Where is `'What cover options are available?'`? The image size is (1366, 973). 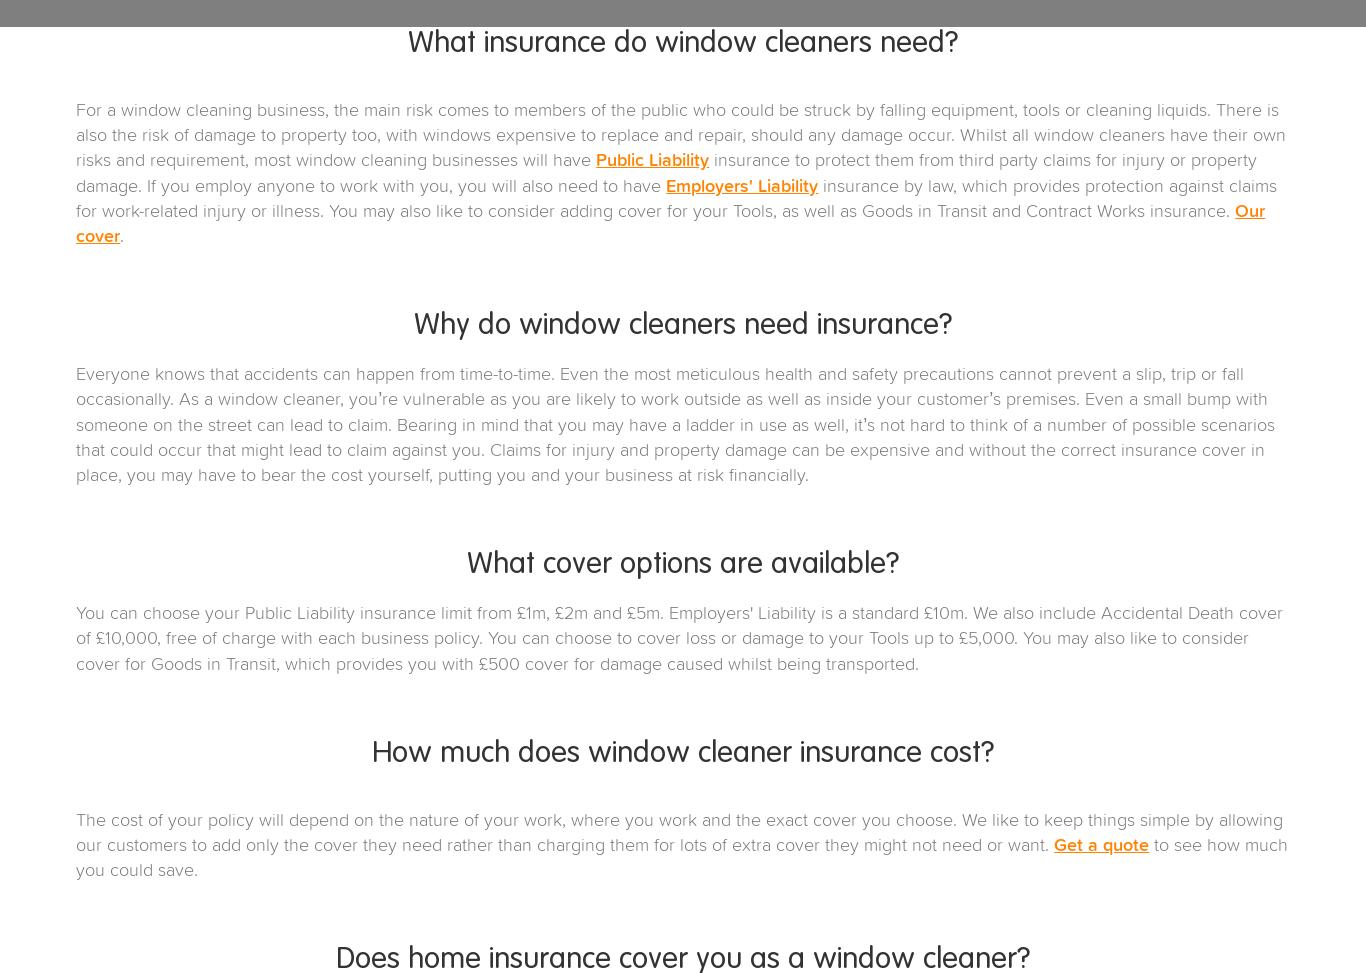 'What cover options are available?' is located at coordinates (683, 565).